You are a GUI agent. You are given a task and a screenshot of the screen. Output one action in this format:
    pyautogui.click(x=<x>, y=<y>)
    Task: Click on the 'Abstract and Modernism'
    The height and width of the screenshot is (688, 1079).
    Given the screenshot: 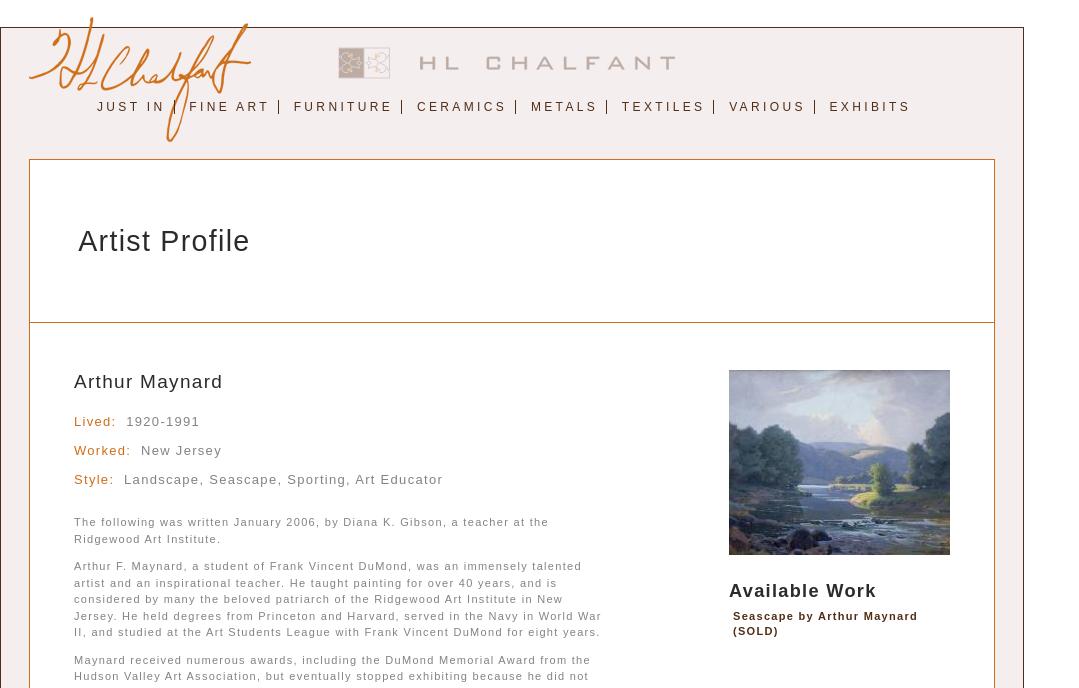 What is the action you would take?
    pyautogui.click(x=292, y=134)
    